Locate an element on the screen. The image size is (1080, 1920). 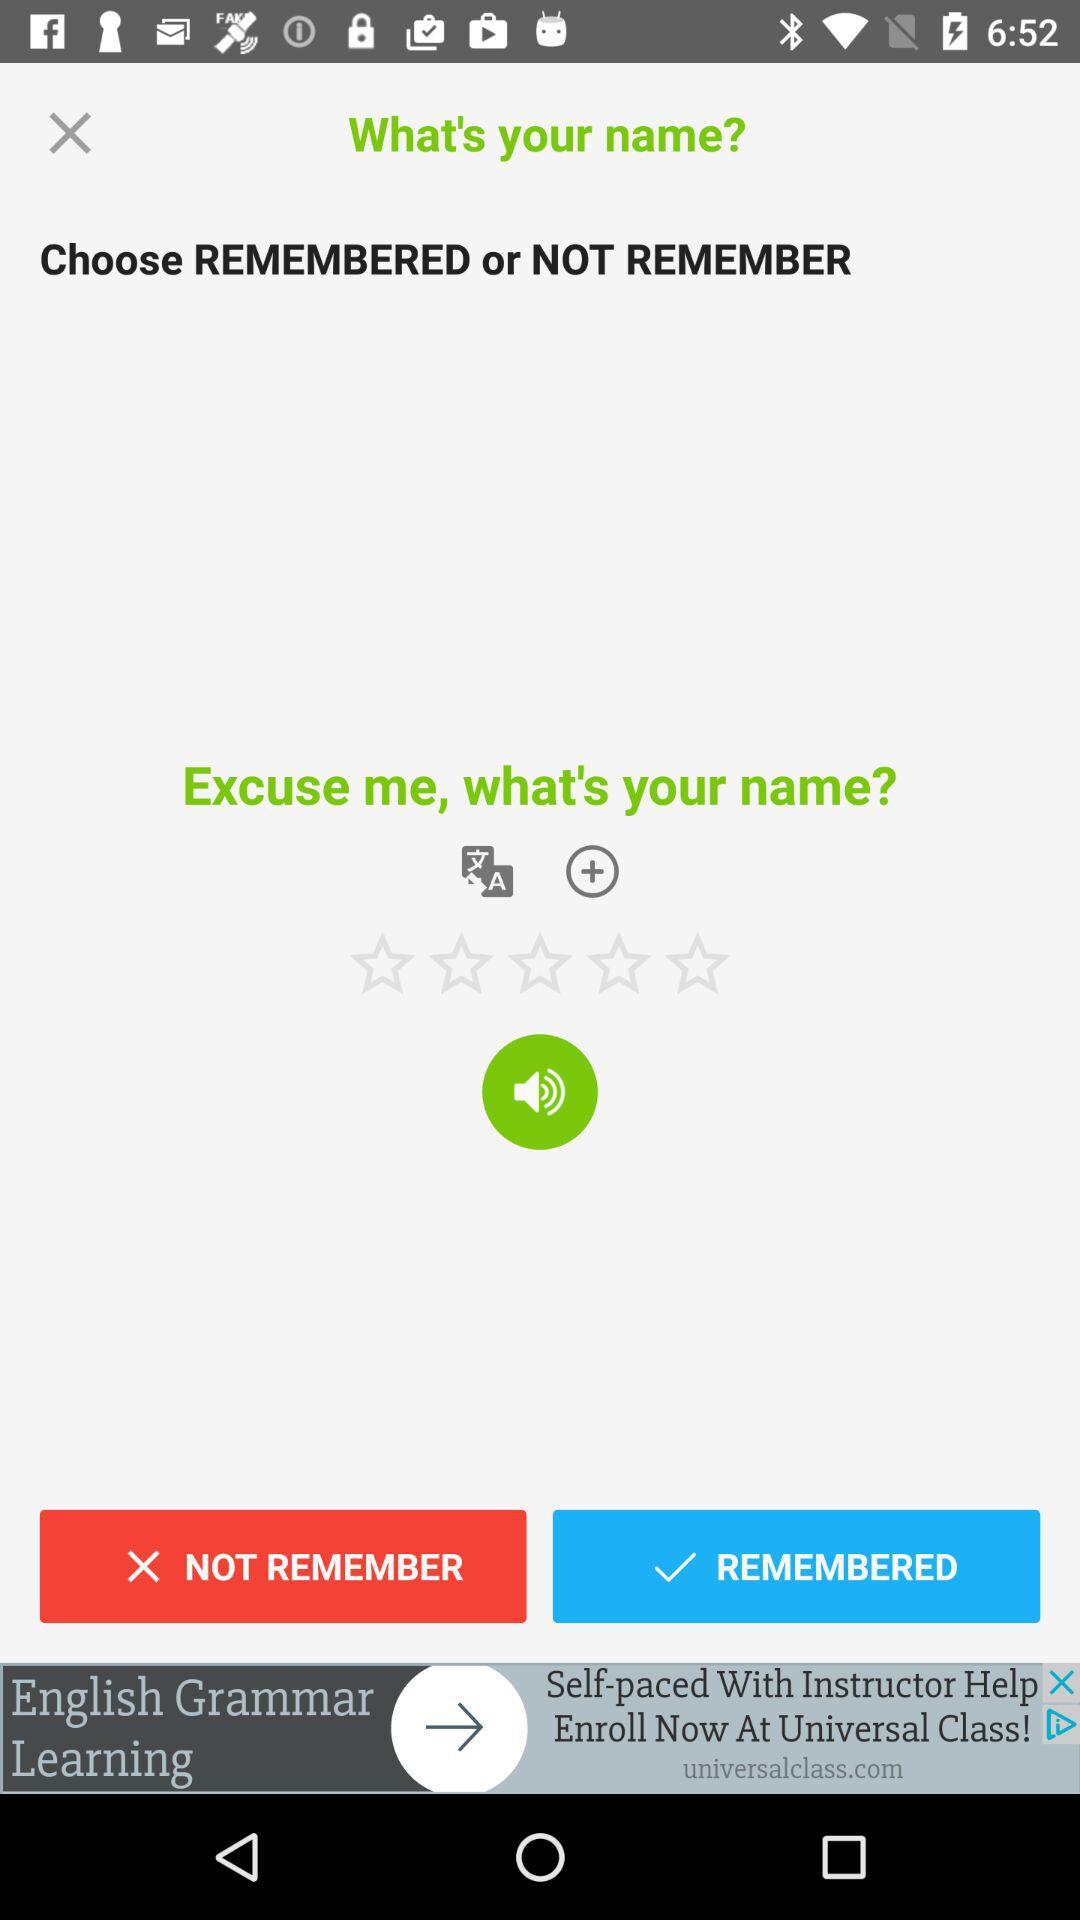
the universal class site is located at coordinates (540, 1727).